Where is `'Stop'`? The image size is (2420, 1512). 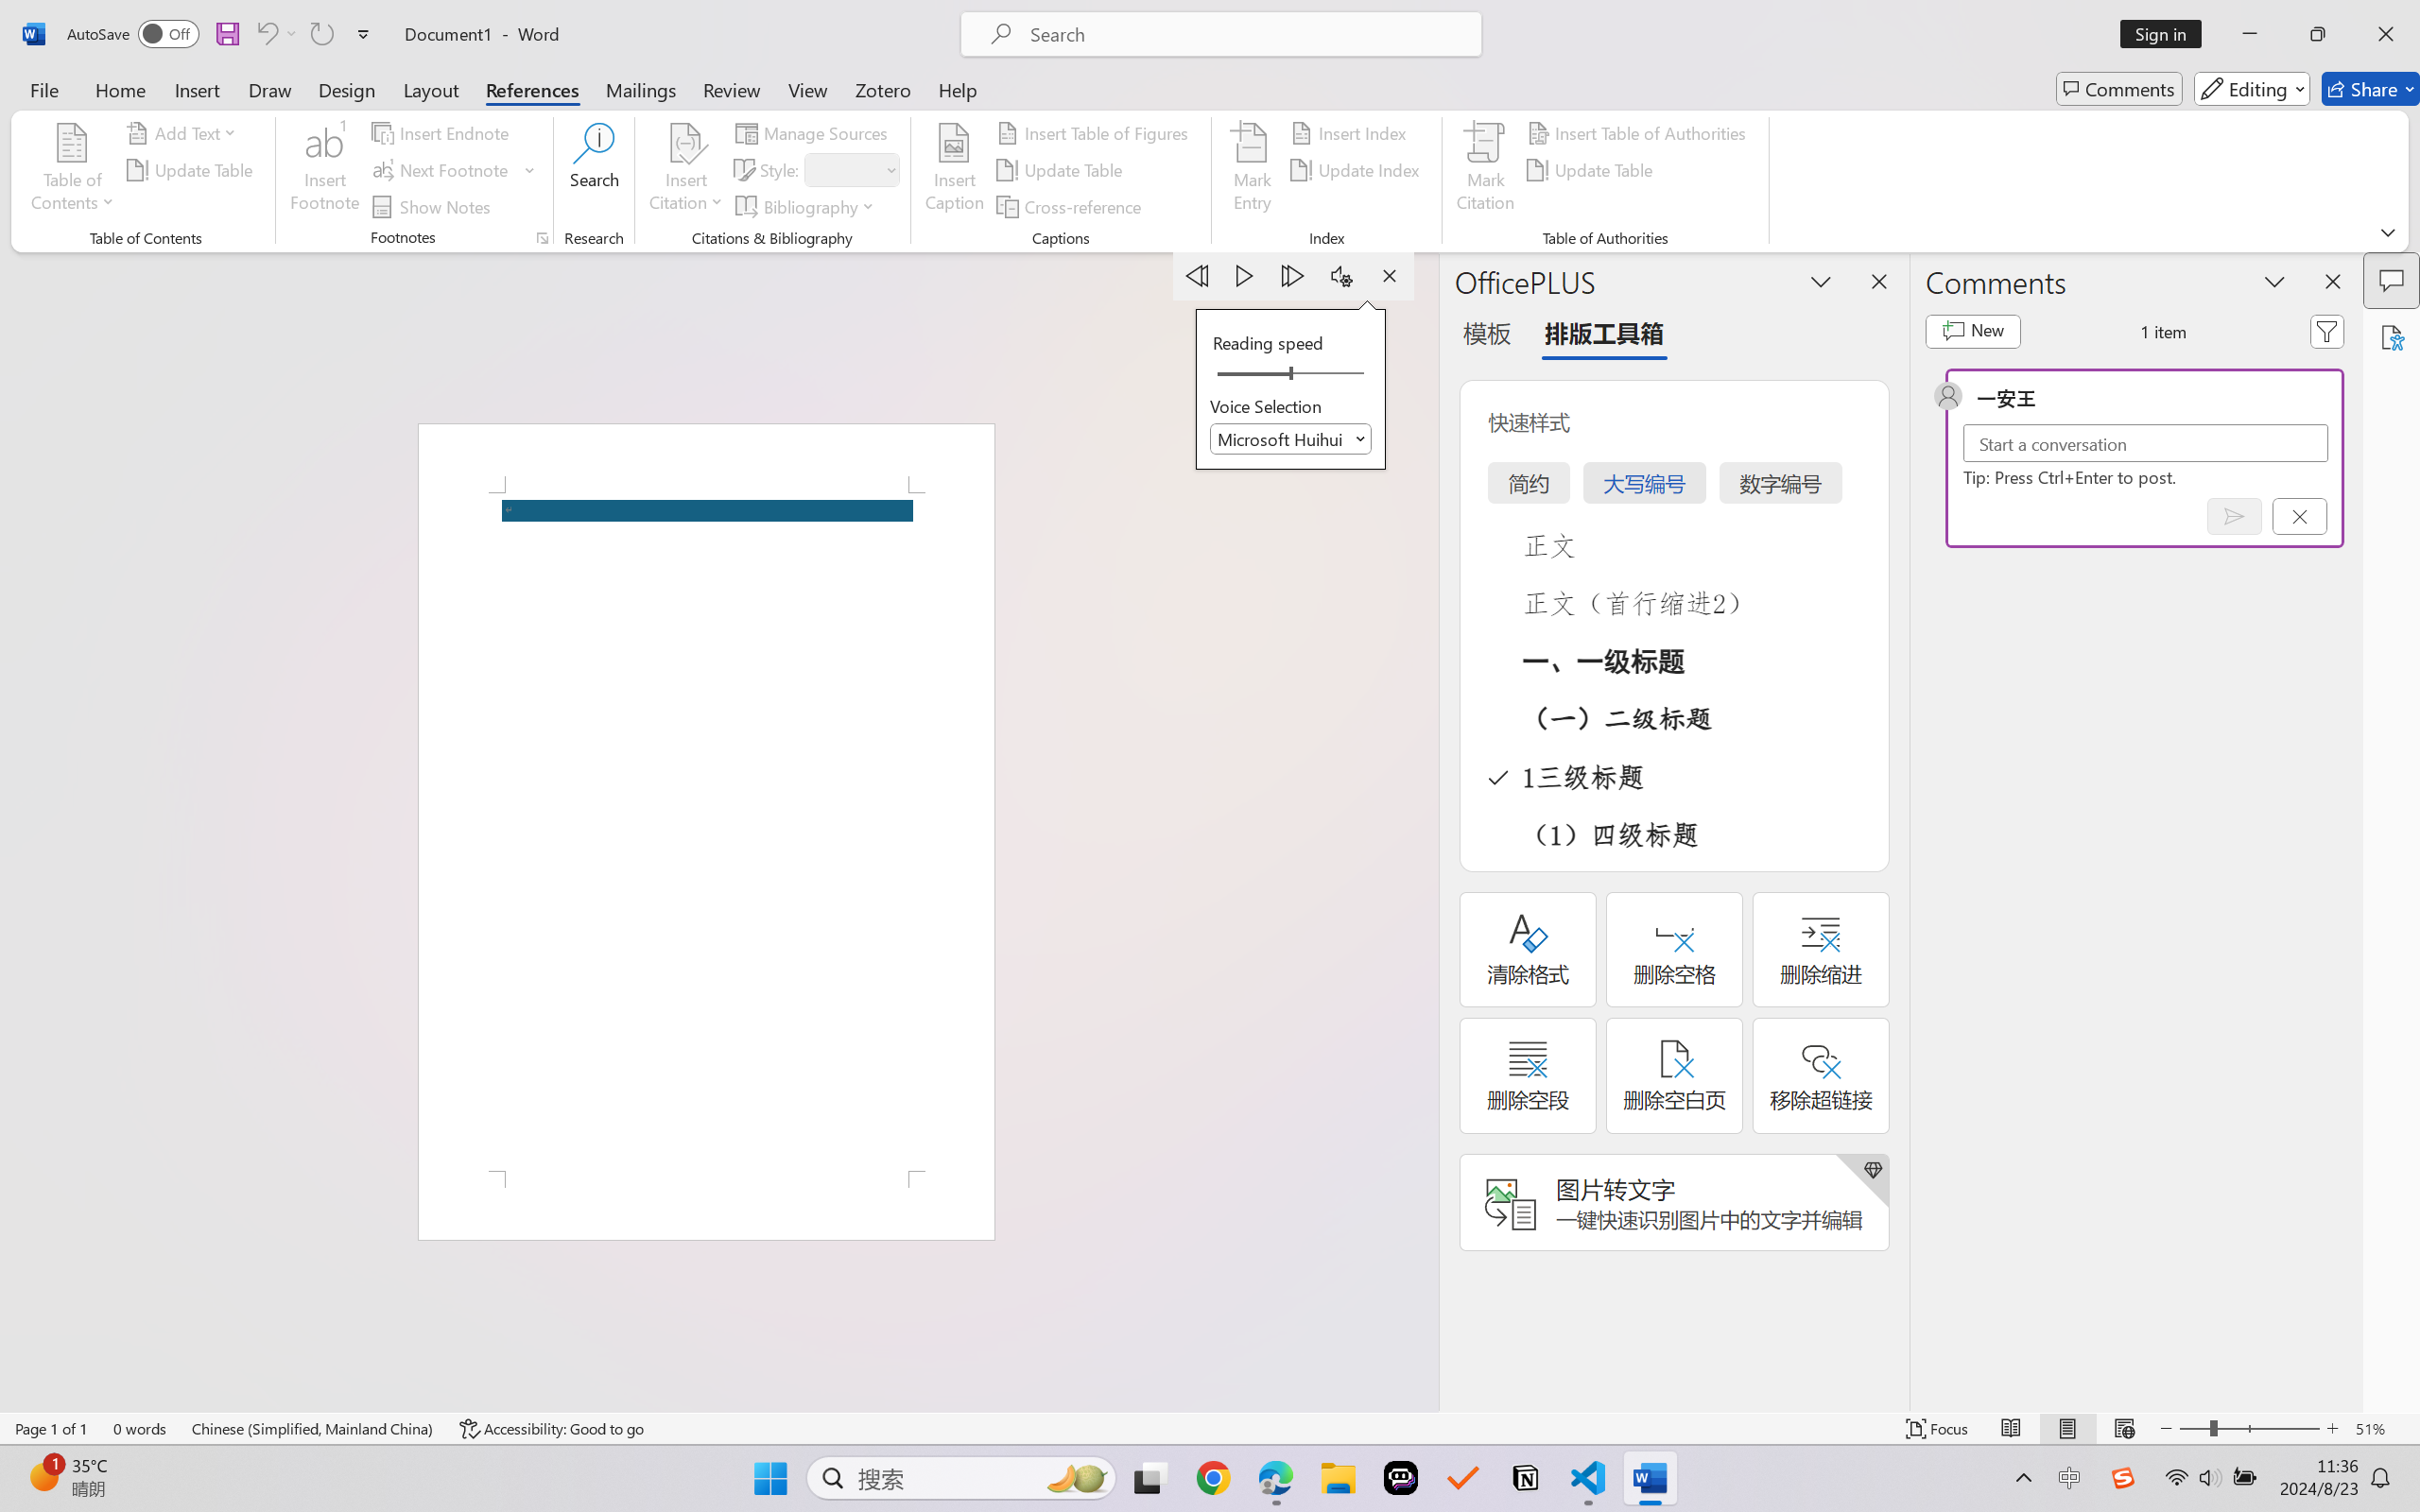
'Stop' is located at coordinates (1388, 275).